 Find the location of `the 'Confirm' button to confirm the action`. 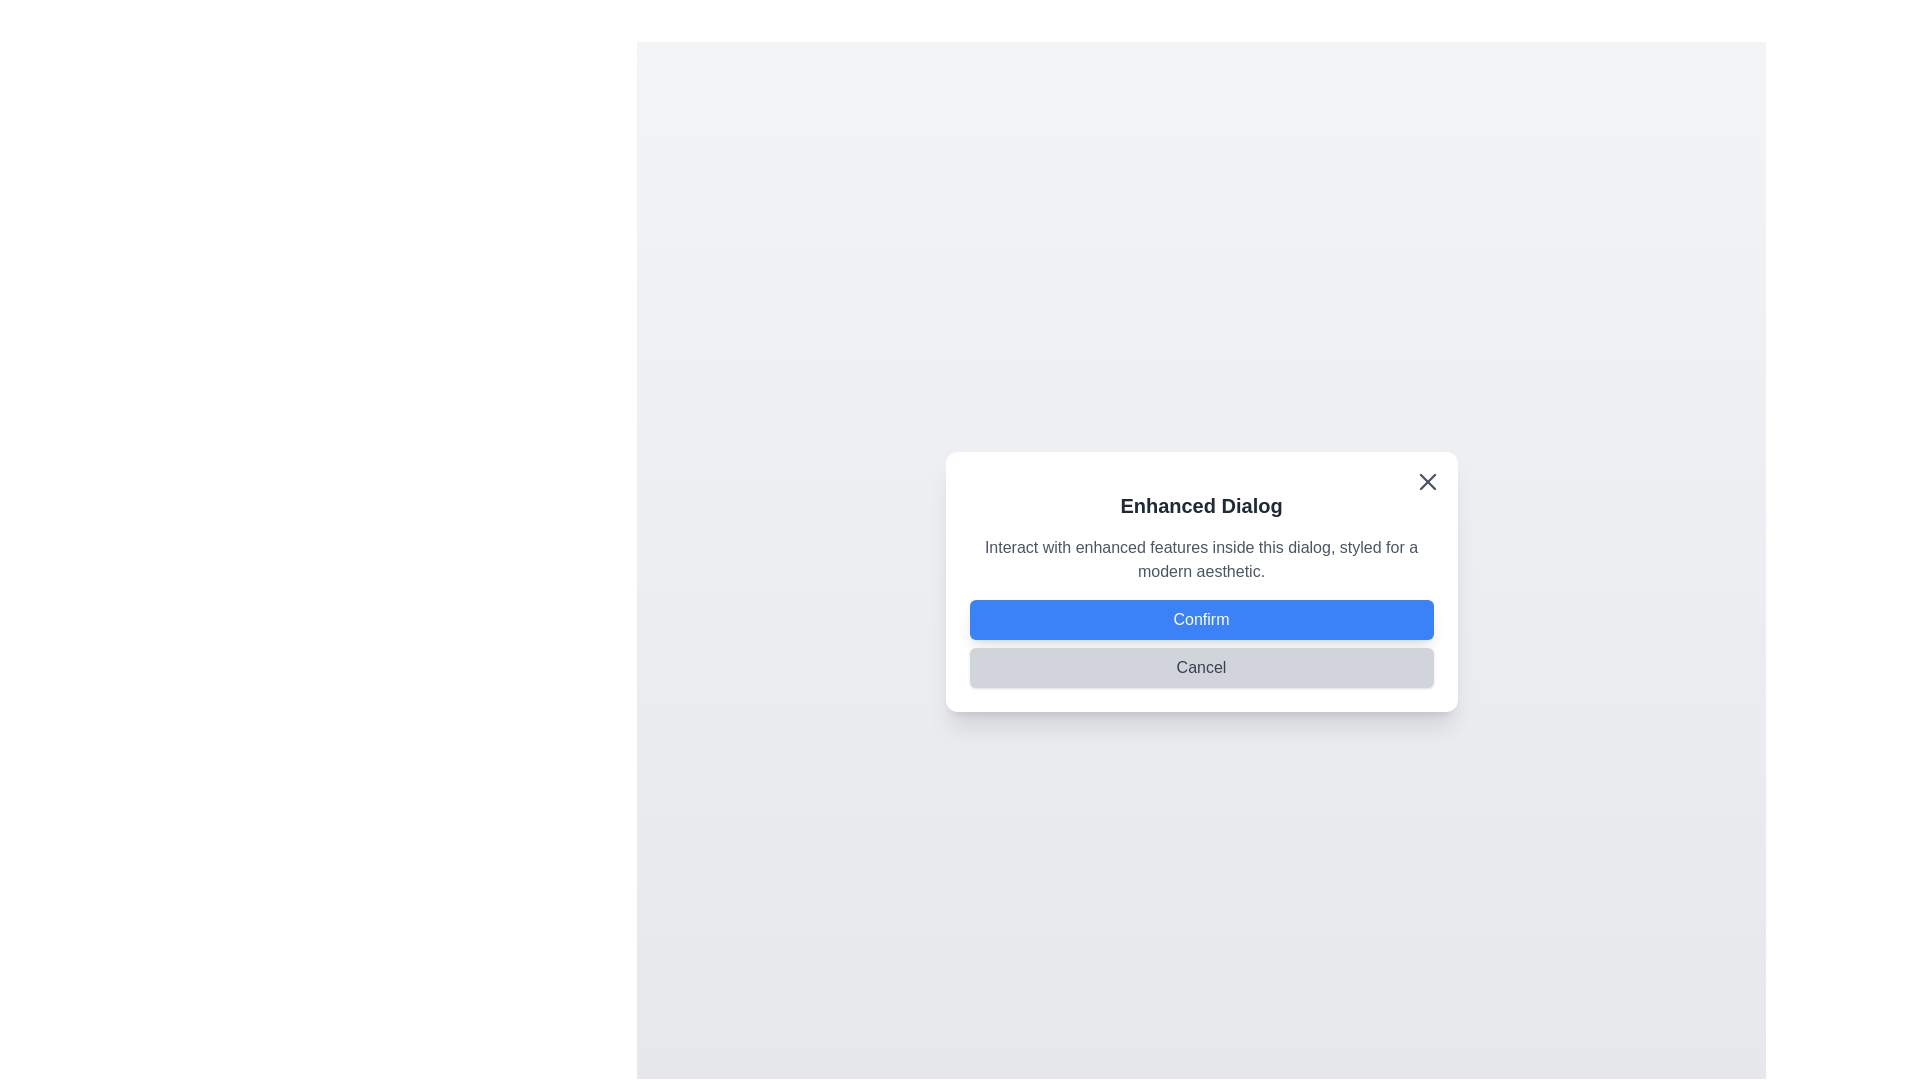

the 'Confirm' button to confirm the action is located at coordinates (1200, 619).